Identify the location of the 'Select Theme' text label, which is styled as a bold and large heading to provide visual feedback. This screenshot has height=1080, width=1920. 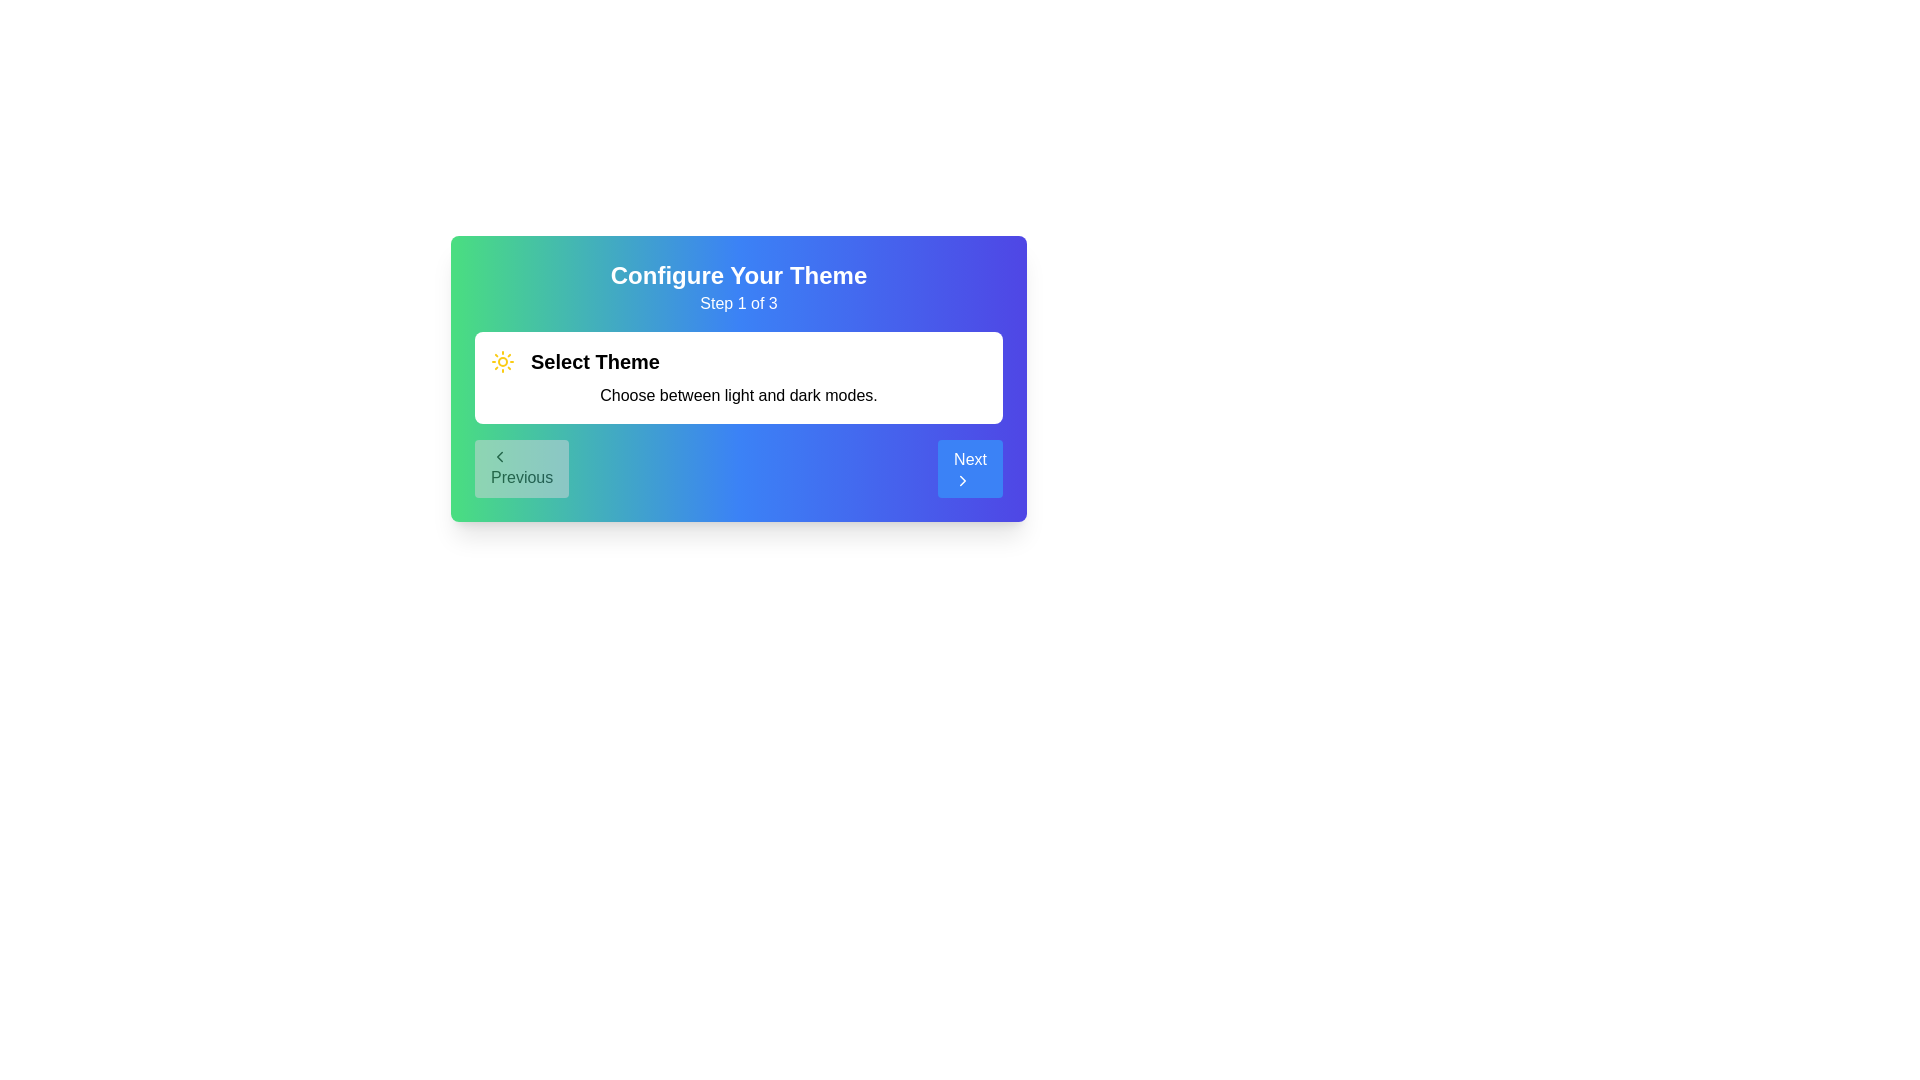
(594, 362).